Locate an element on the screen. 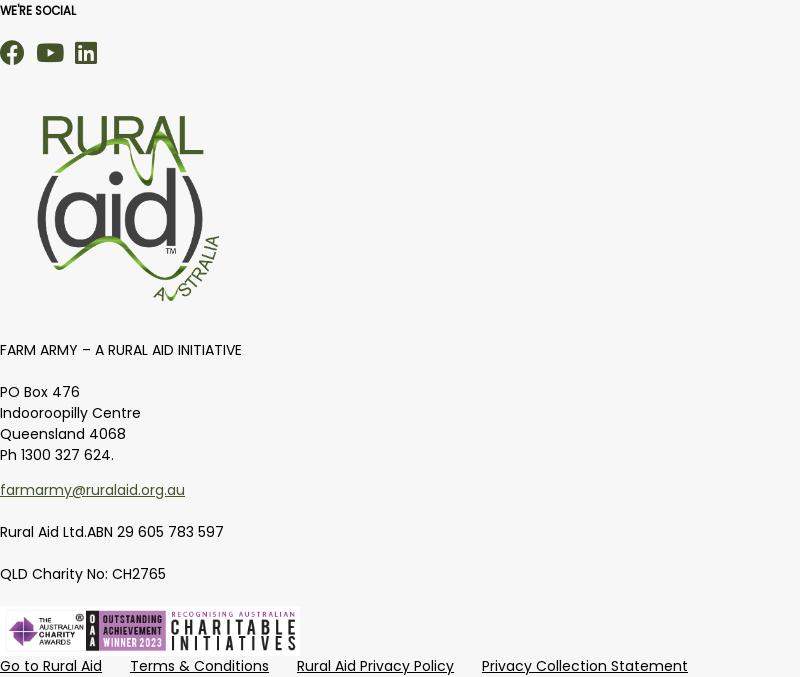 The width and height of the screenshot is (800, 677). 'Queensland 4068' is located at coordinates (62, 433).